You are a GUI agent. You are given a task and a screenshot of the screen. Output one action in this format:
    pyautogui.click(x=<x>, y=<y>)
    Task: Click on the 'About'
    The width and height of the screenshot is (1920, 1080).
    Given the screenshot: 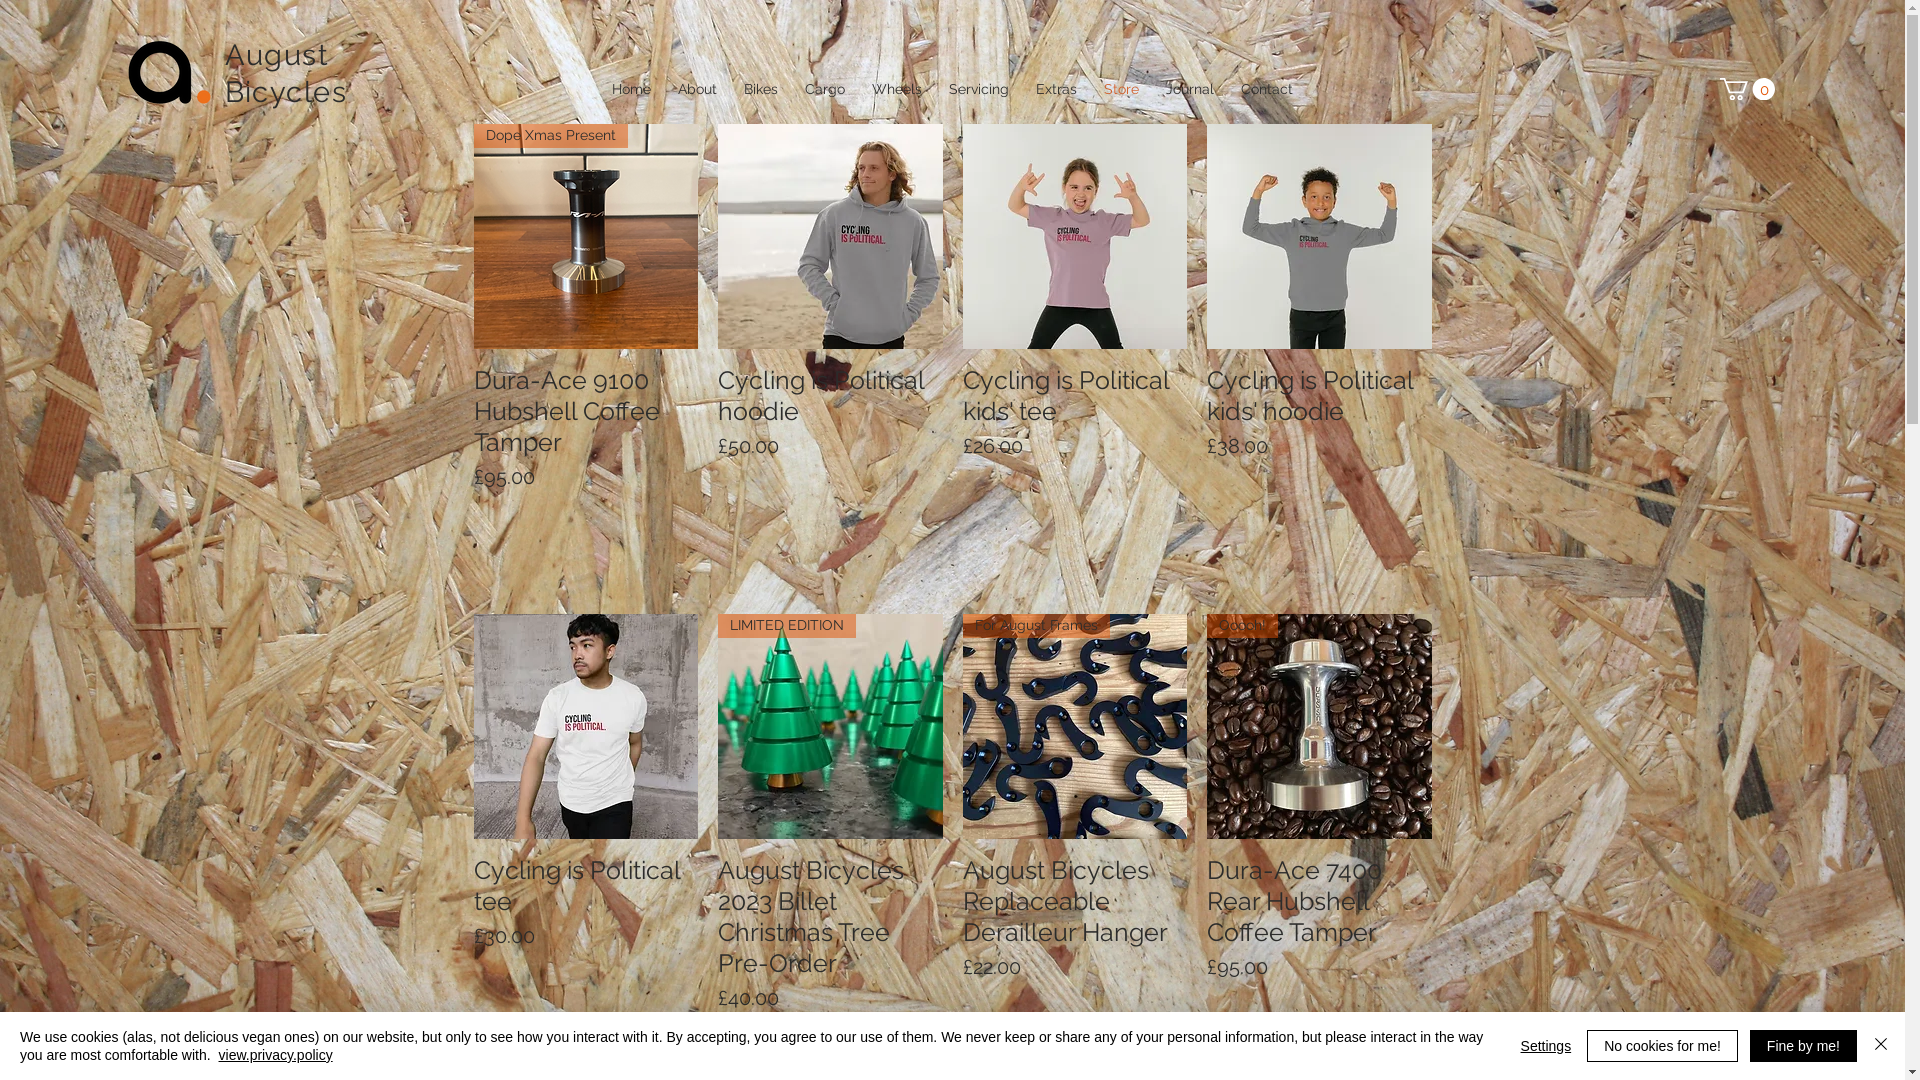 What is the action you would take?
    pyautogui.click(x=696, y=87)
    